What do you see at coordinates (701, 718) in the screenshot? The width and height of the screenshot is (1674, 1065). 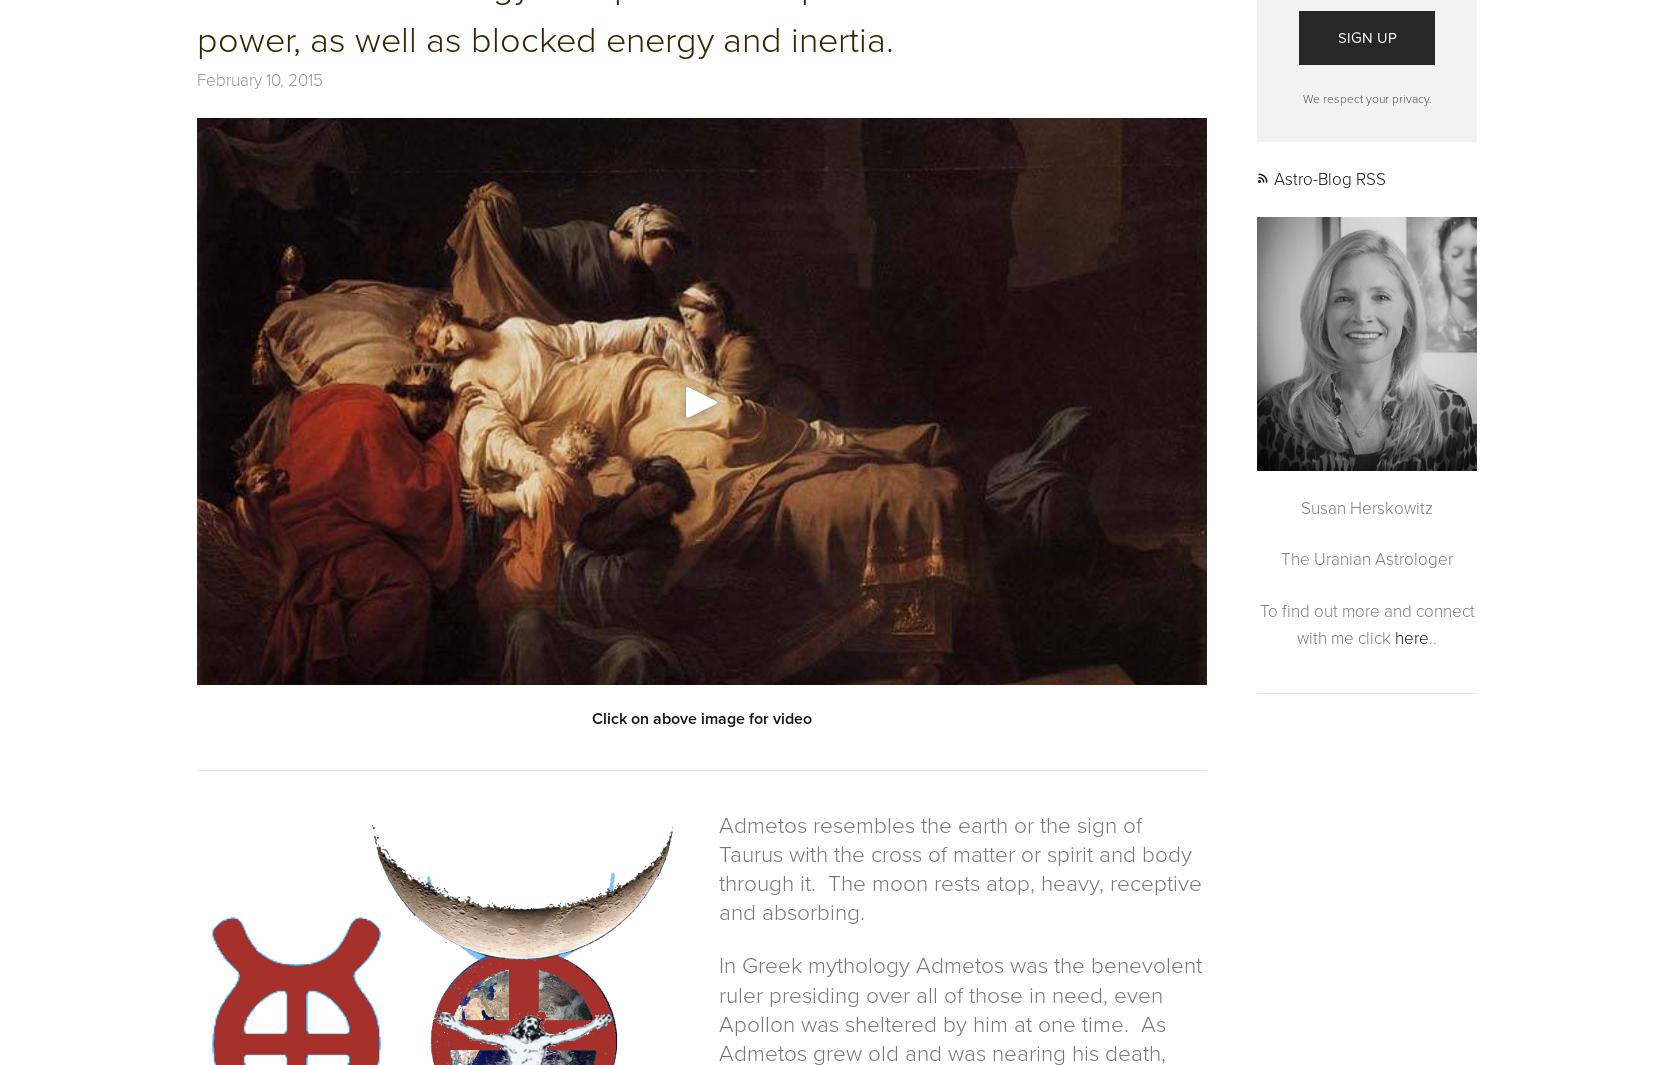 I see `'Click on above image for video'` at bounding box center [701, 718].